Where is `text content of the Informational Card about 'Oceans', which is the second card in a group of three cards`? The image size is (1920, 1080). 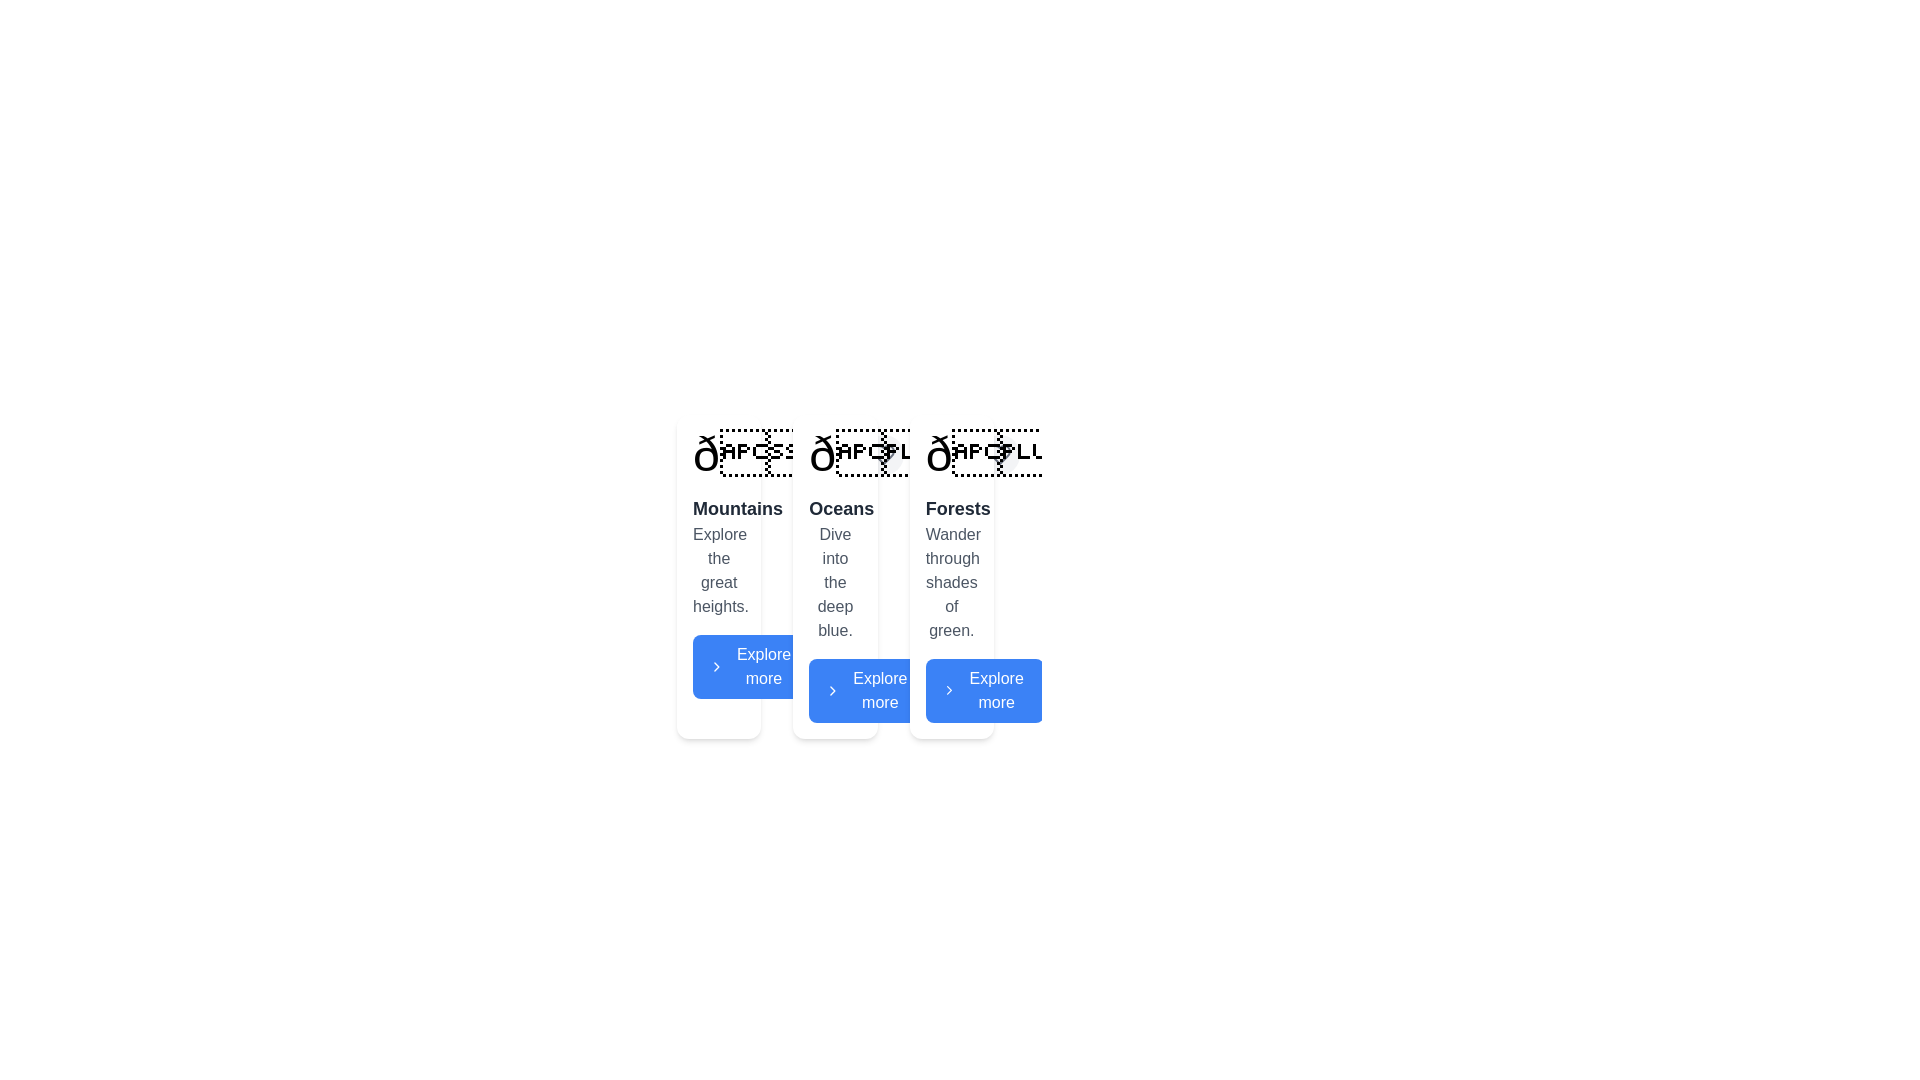
text content of the Informational Card about 'Oceans', which is the second card in a group of three cards is located at coordinates (835, 577).